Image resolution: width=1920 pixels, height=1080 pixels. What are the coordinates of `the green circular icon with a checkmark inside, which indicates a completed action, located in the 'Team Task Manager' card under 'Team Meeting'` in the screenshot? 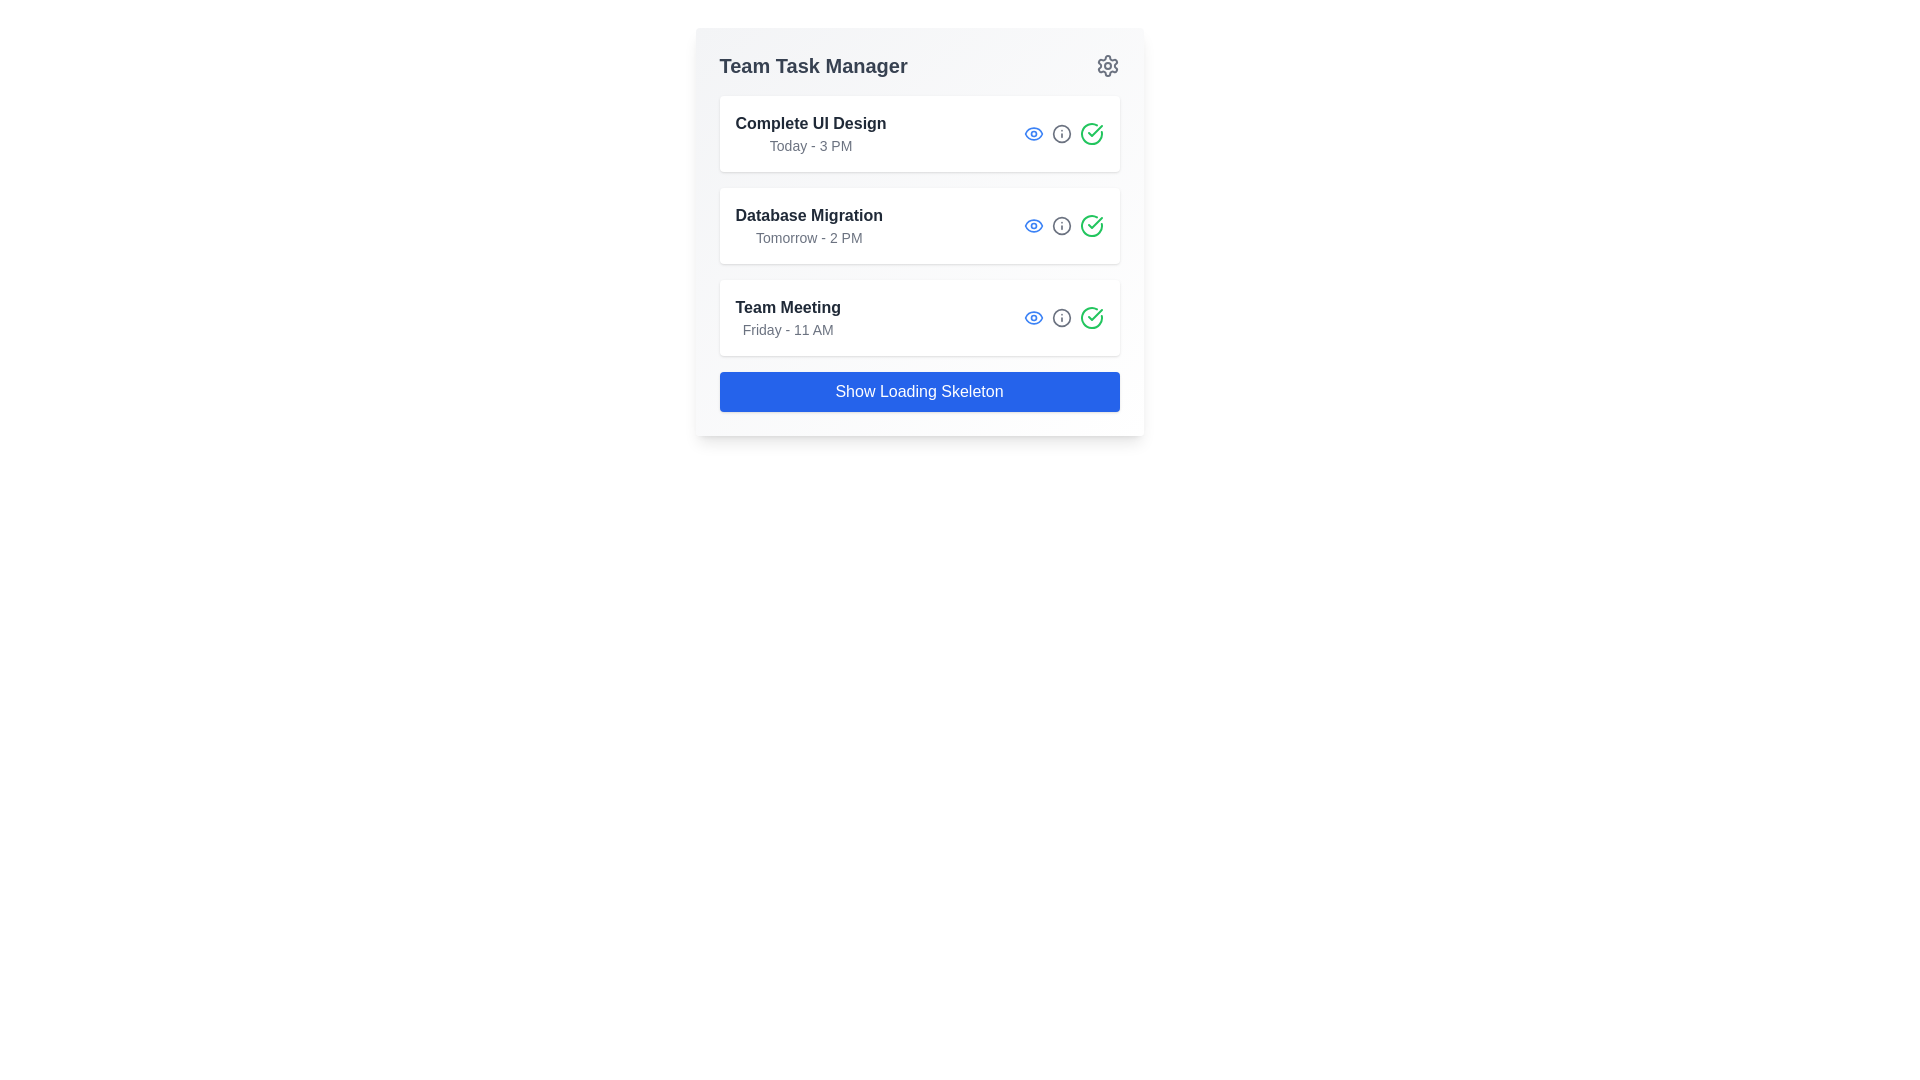 It's located at (1090, 316).